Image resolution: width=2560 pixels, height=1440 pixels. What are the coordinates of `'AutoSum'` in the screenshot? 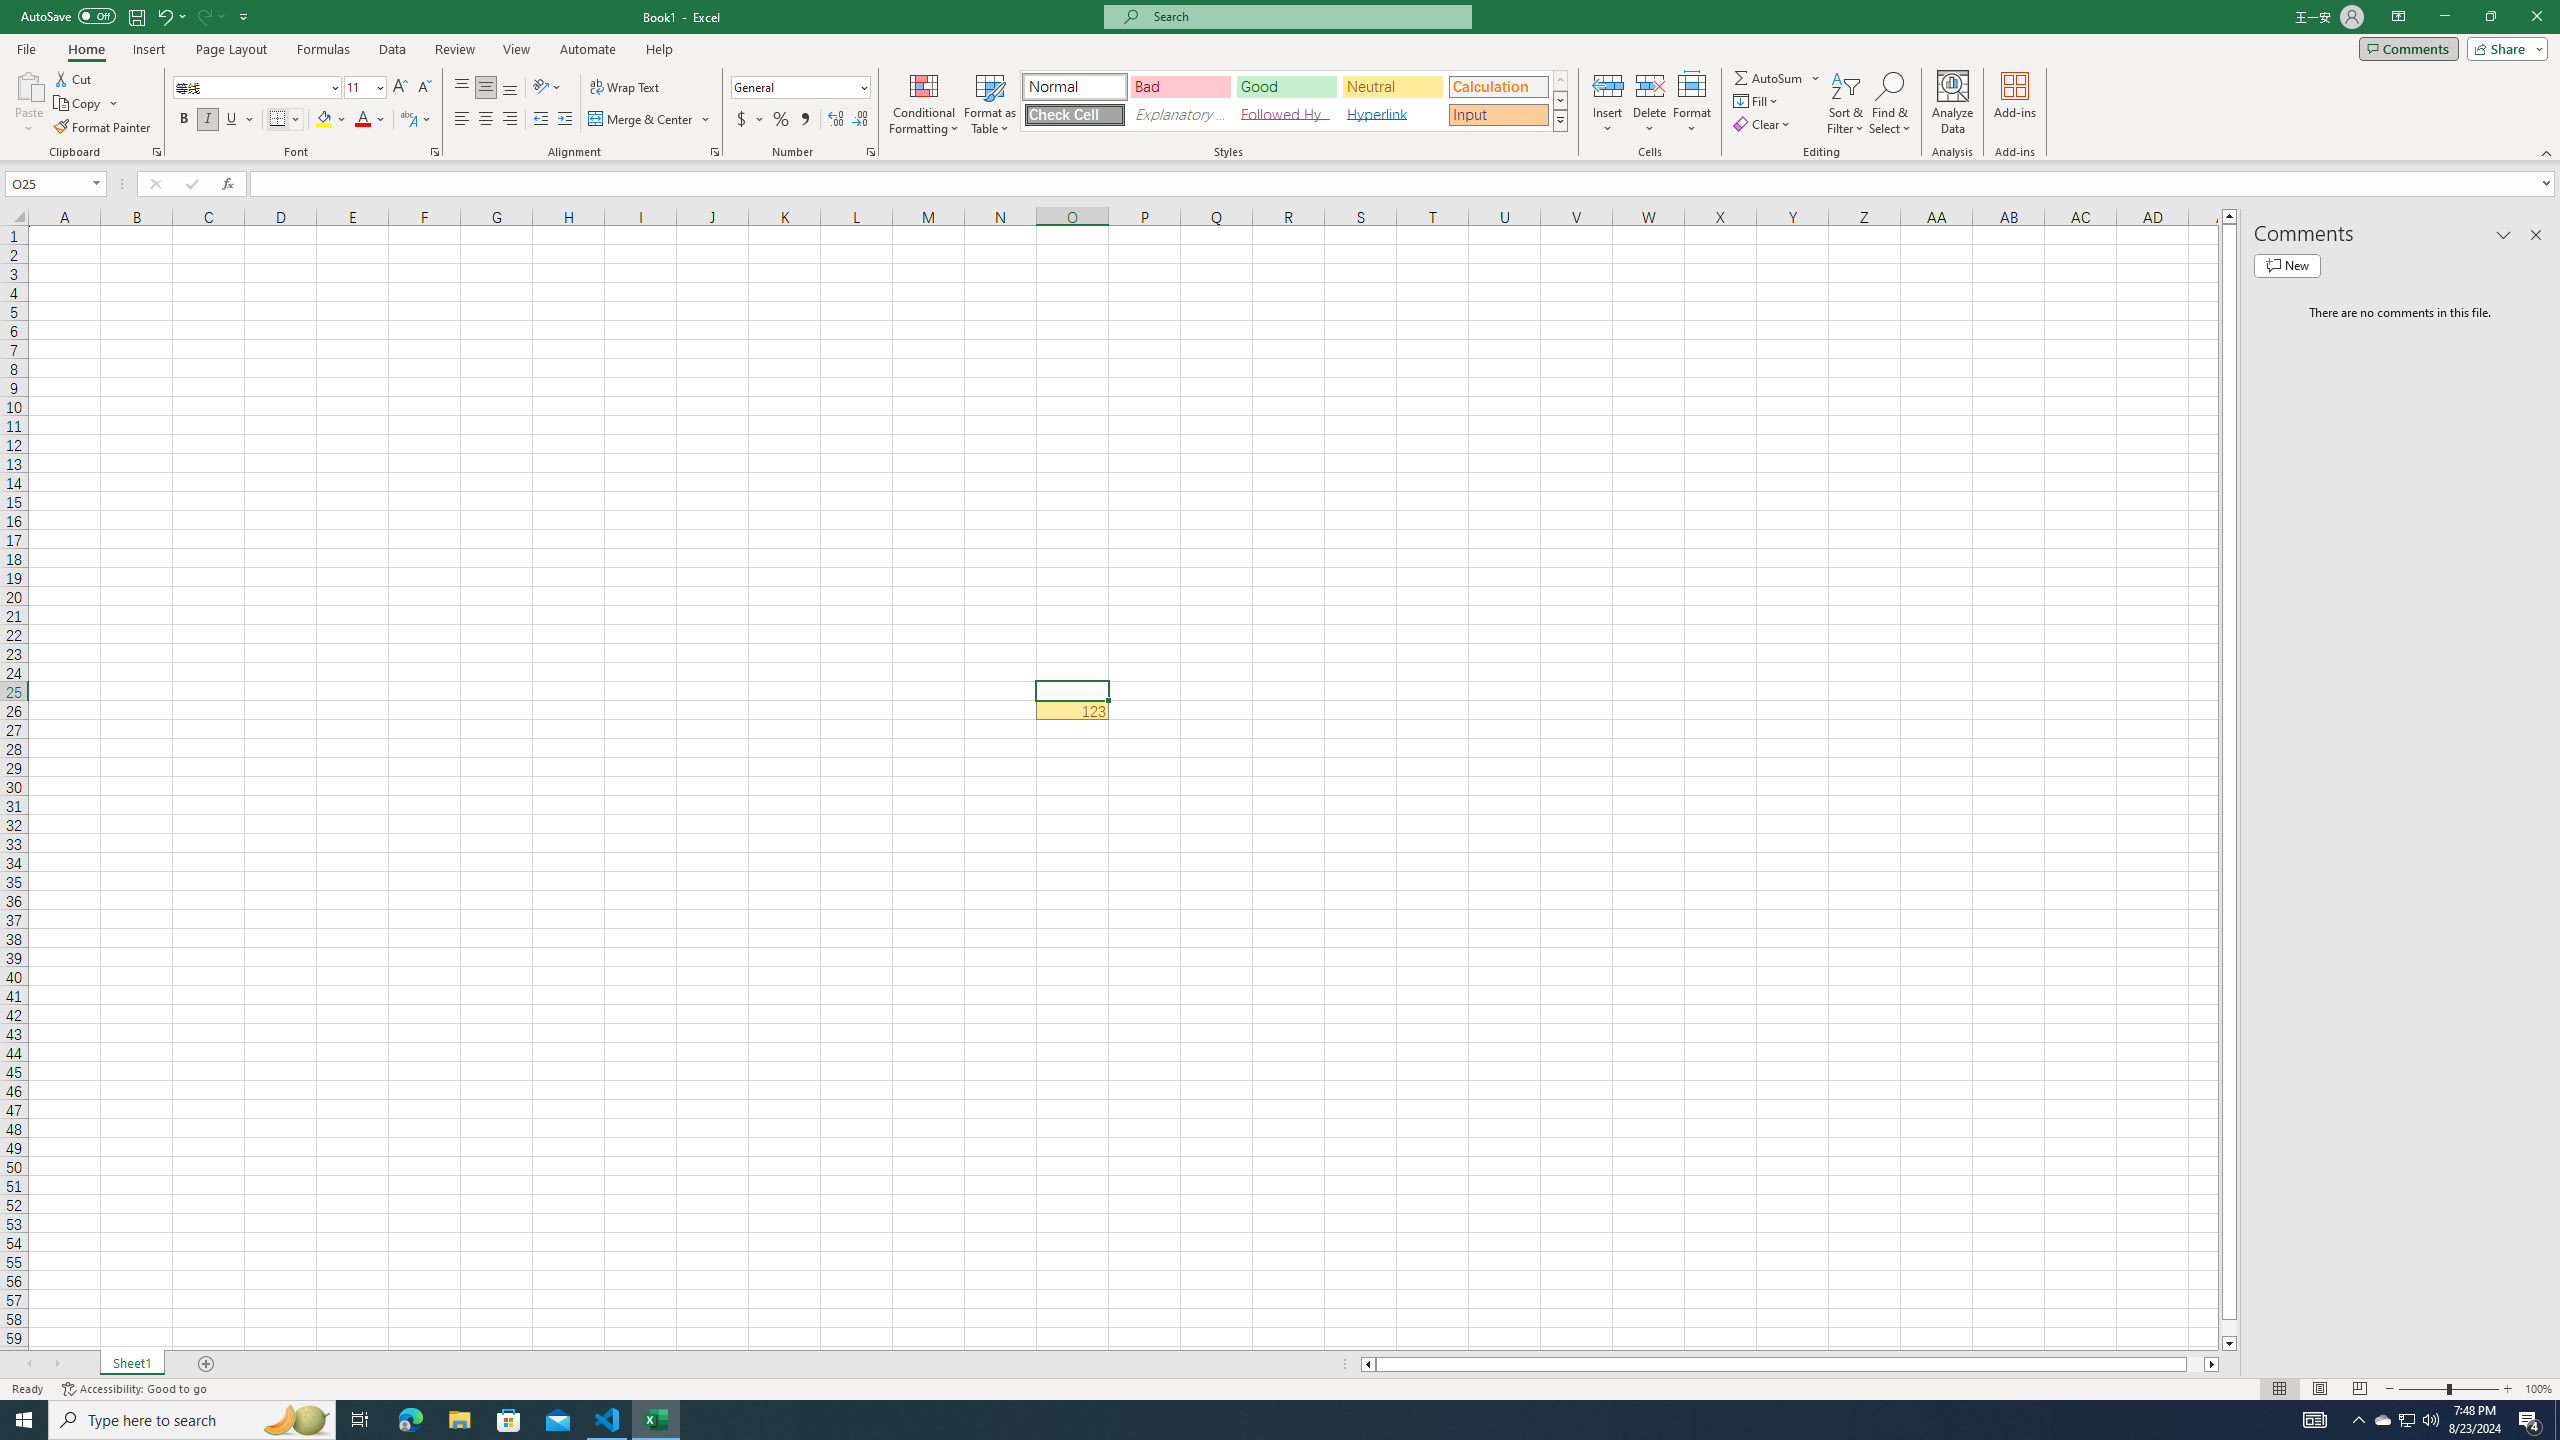 It's located at (1777, 77).